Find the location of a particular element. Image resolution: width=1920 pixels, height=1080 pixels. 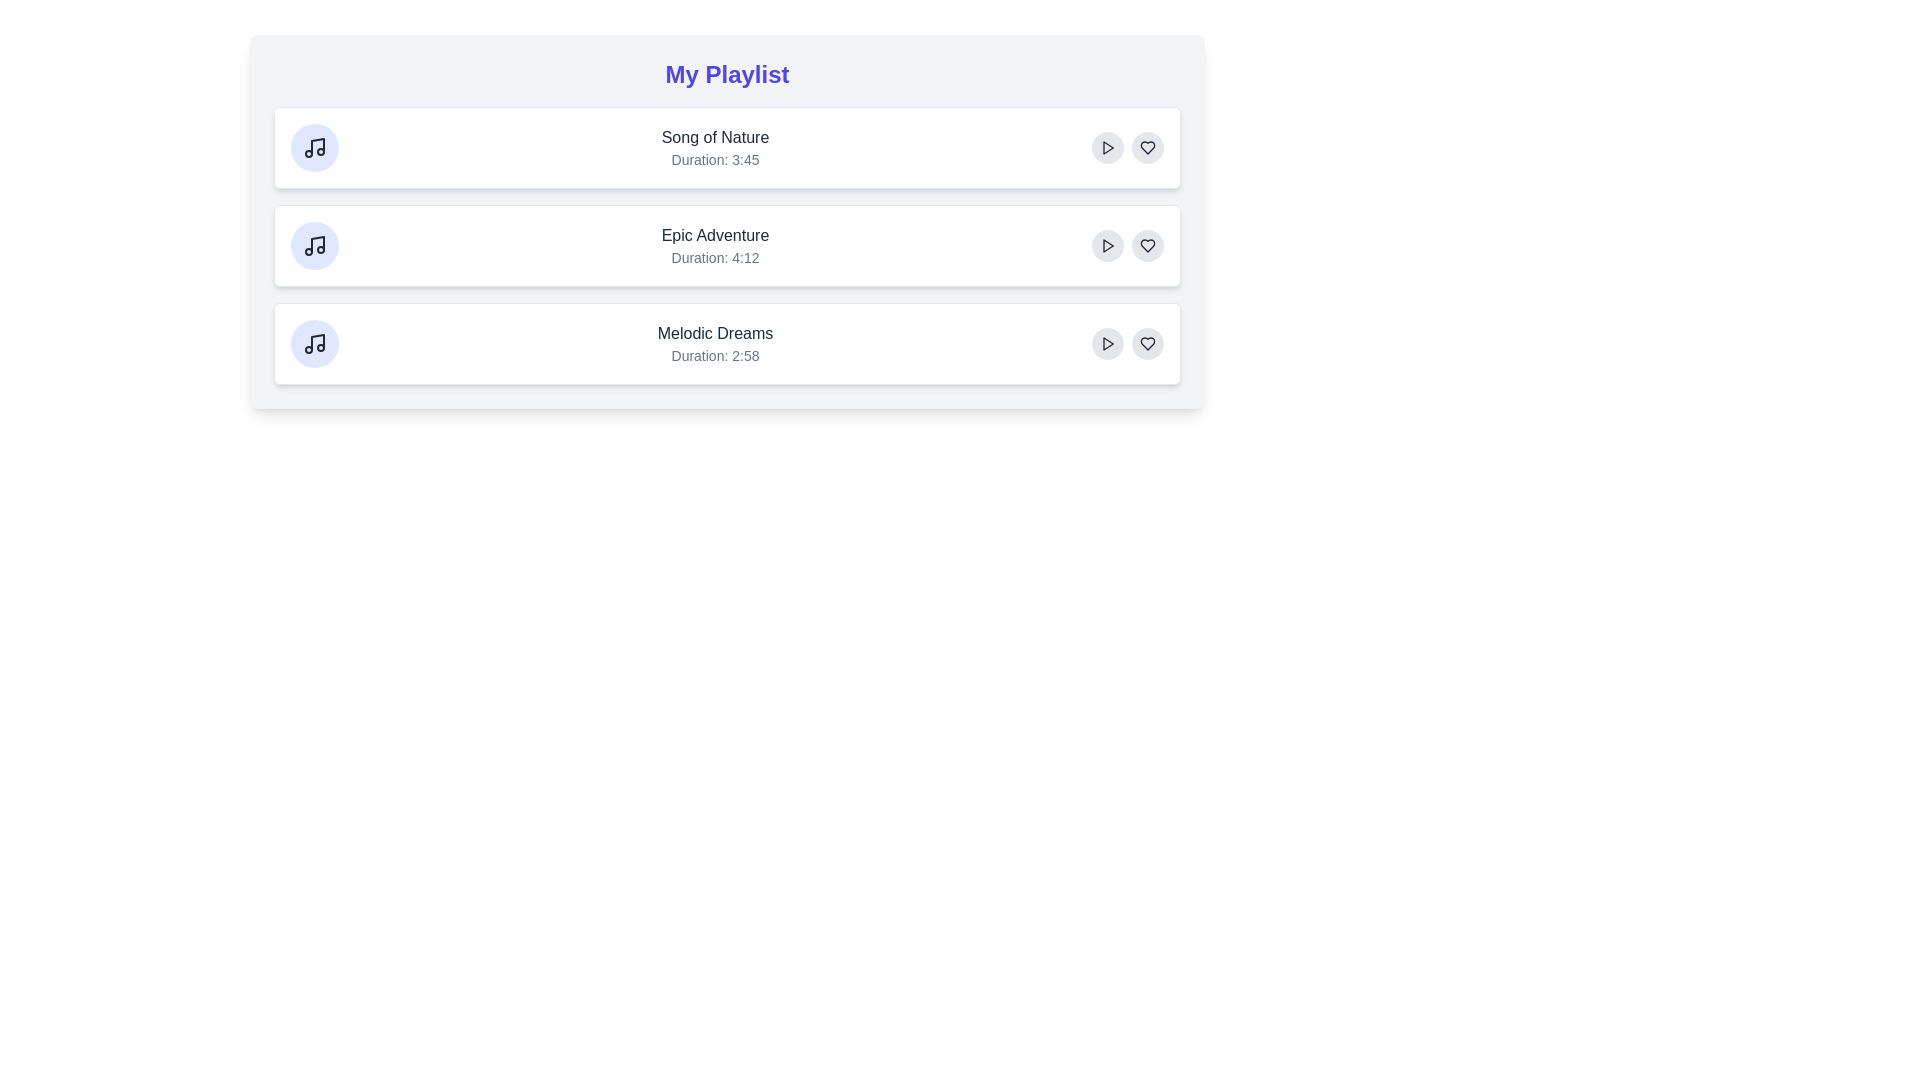

the heart button of the Melodic Dreams track is located at coordinates (1147, 342).